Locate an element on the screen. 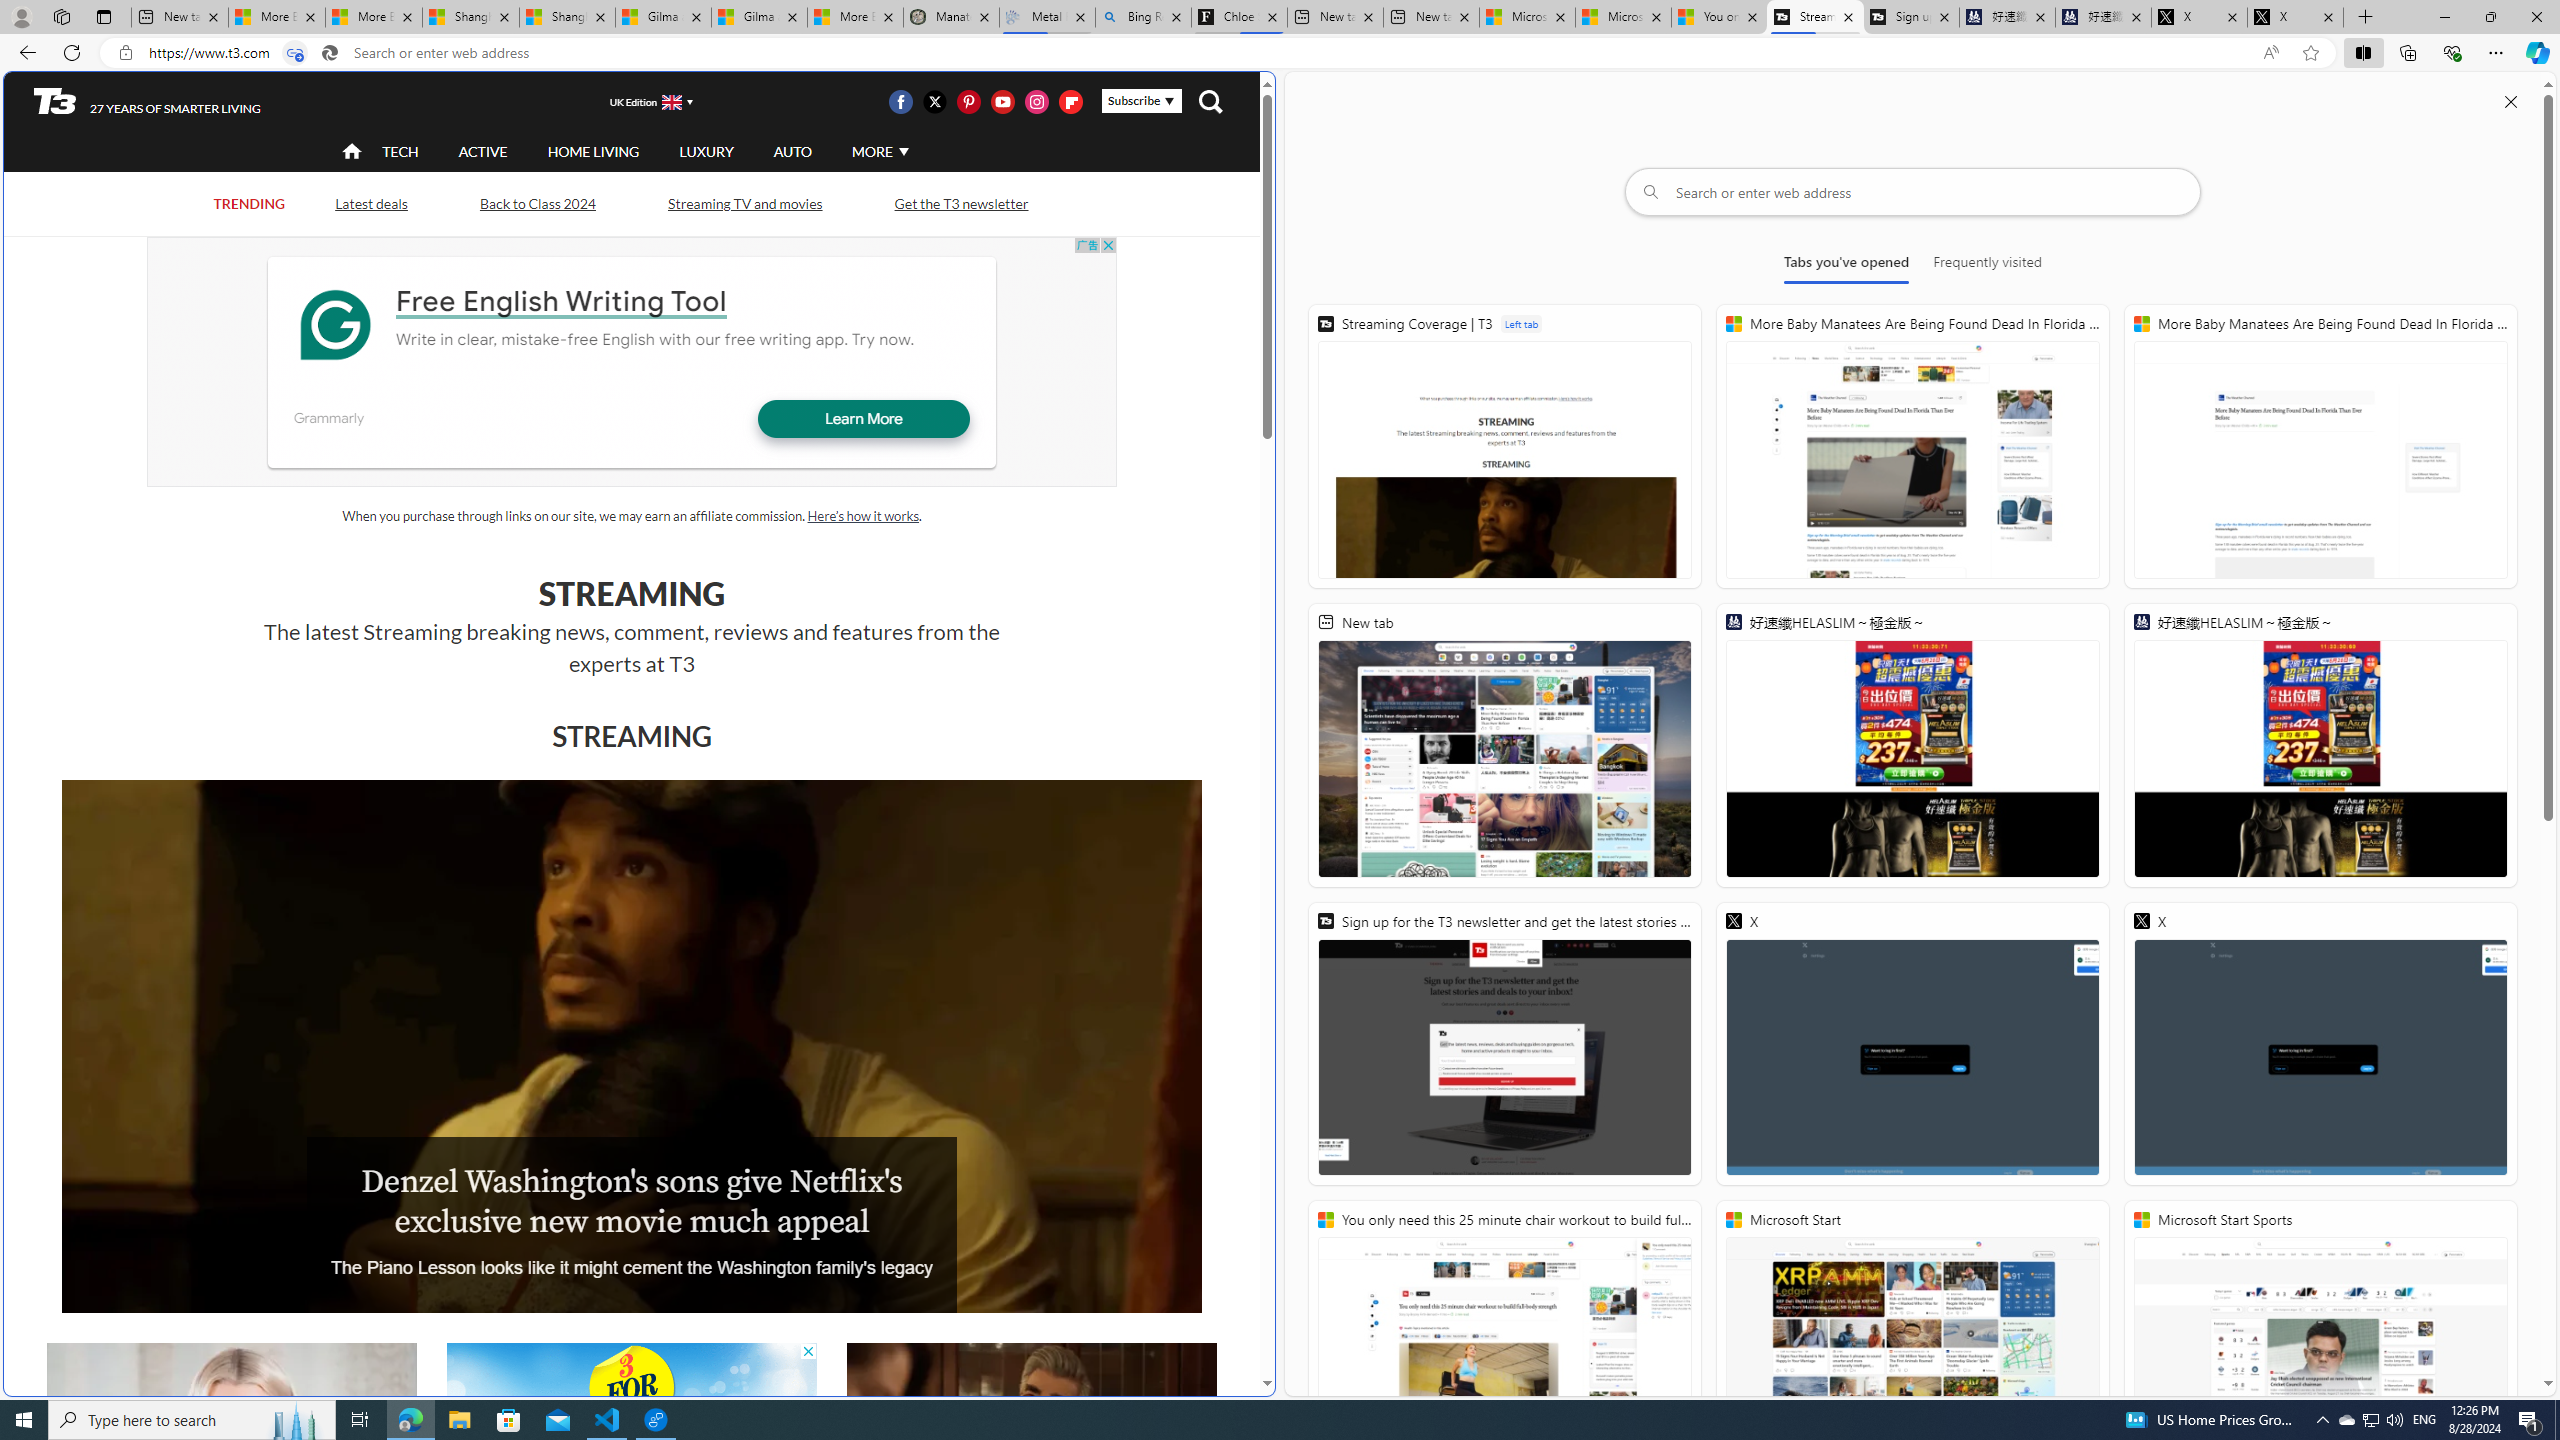 This screenshot has height=1440, width=2560. 'Visit us on Facebook' is located at coordinates (900, 100).